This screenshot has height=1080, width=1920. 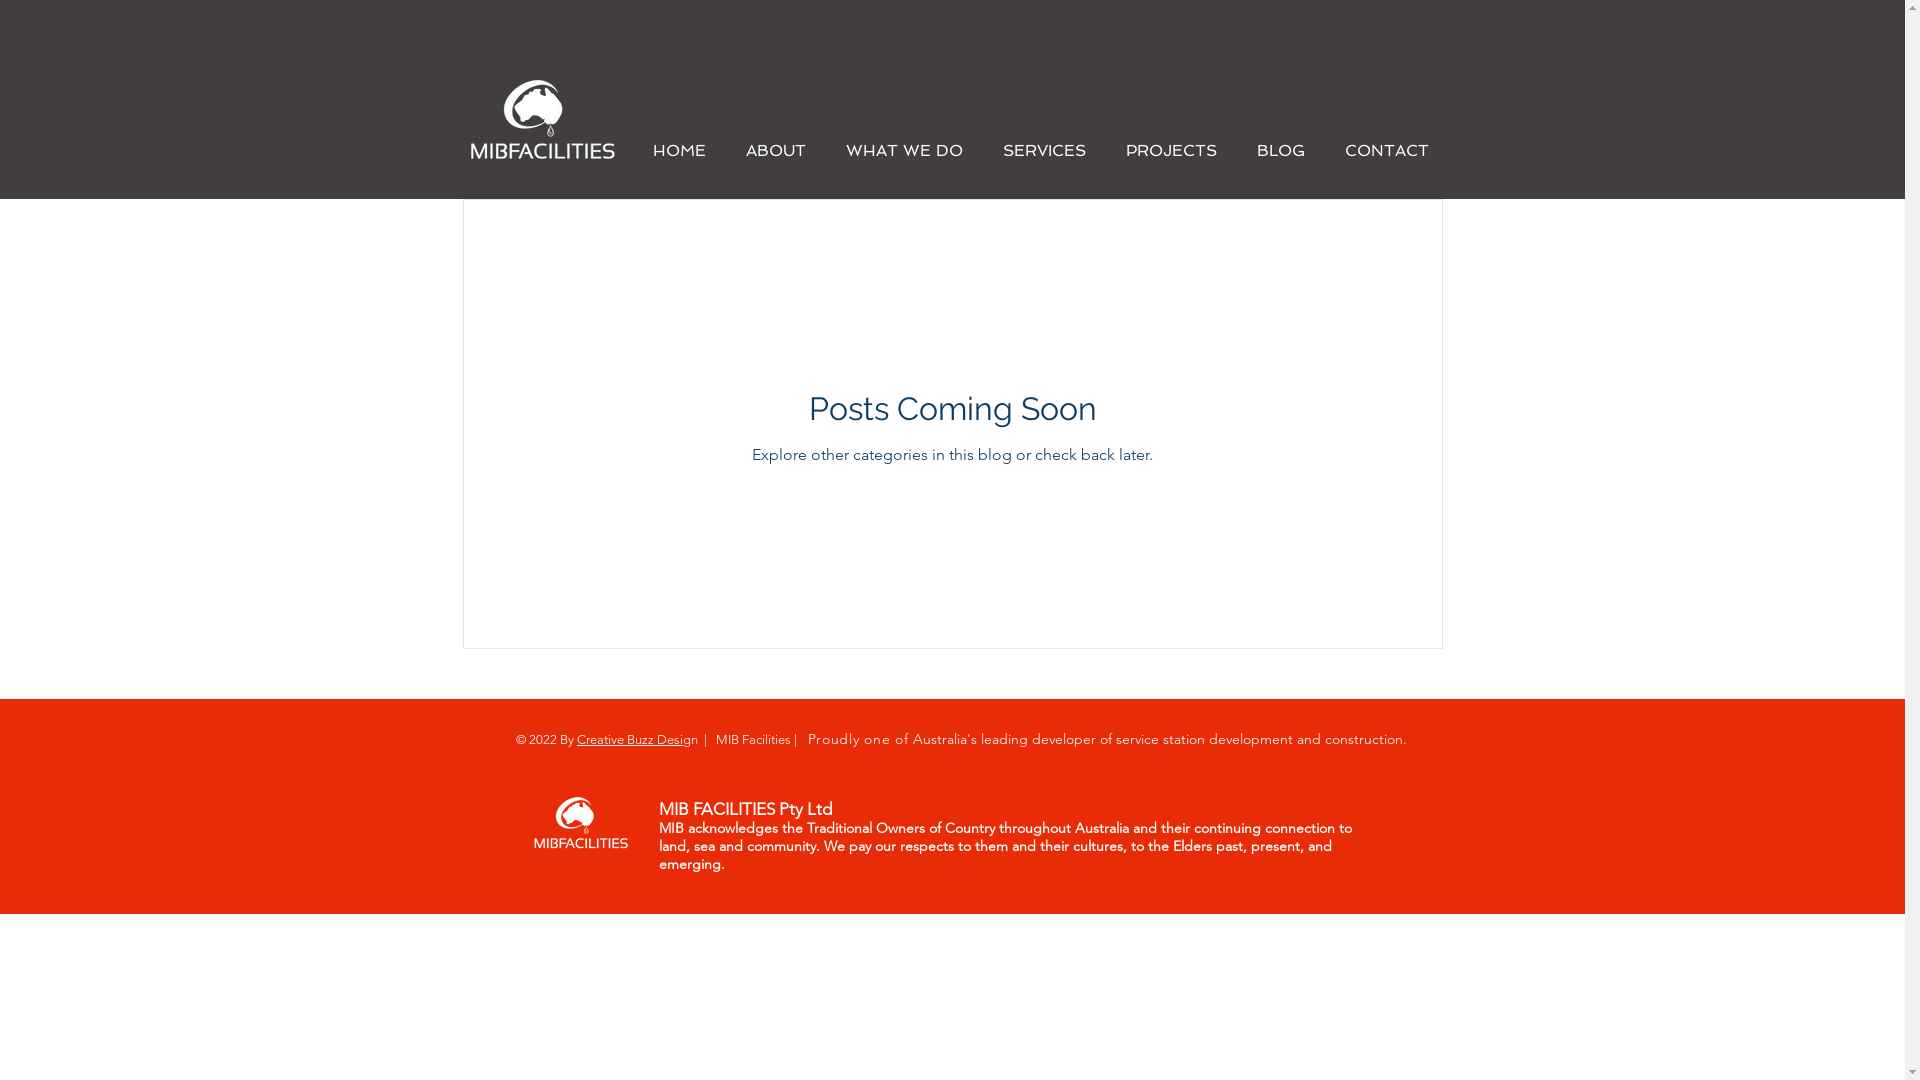 I want to click on 'ABOUT', so click(x=775, y=149).